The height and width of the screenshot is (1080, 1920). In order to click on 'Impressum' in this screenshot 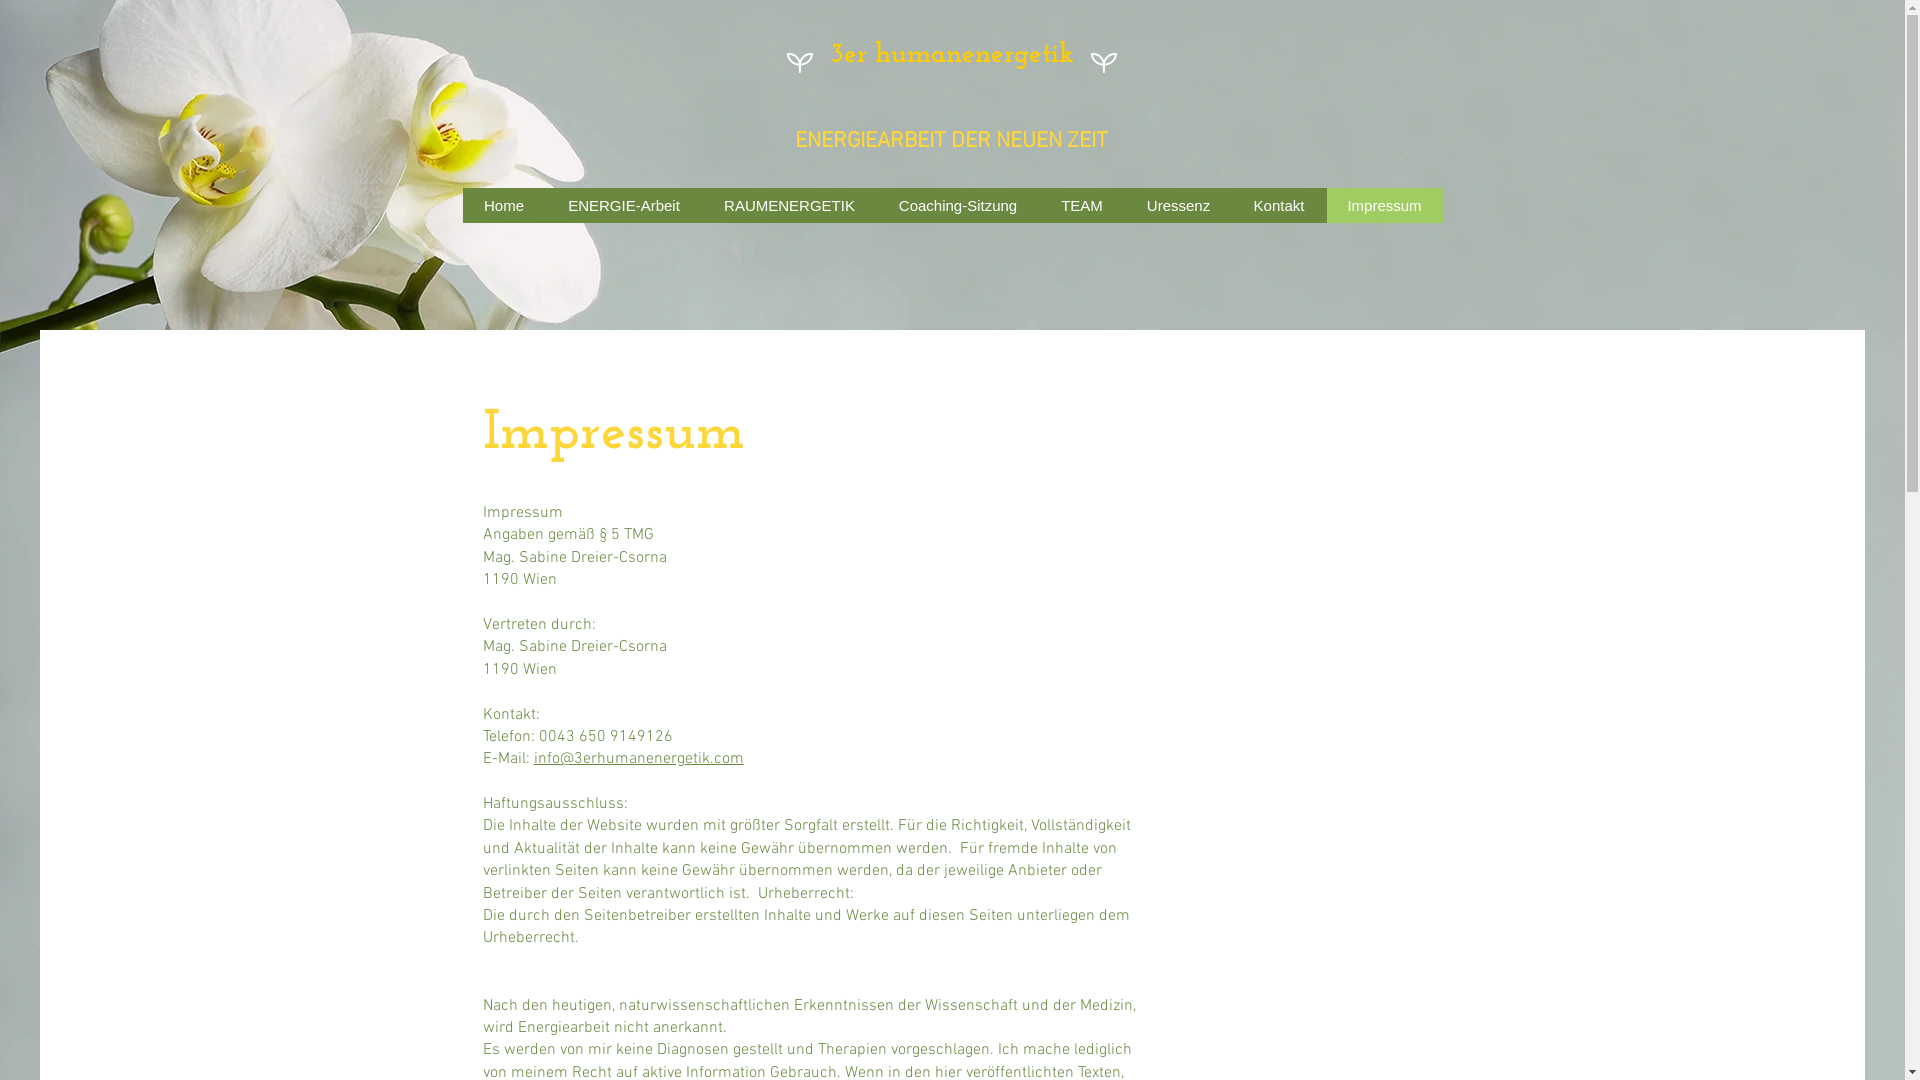, I will do `click(1383, 205)`.